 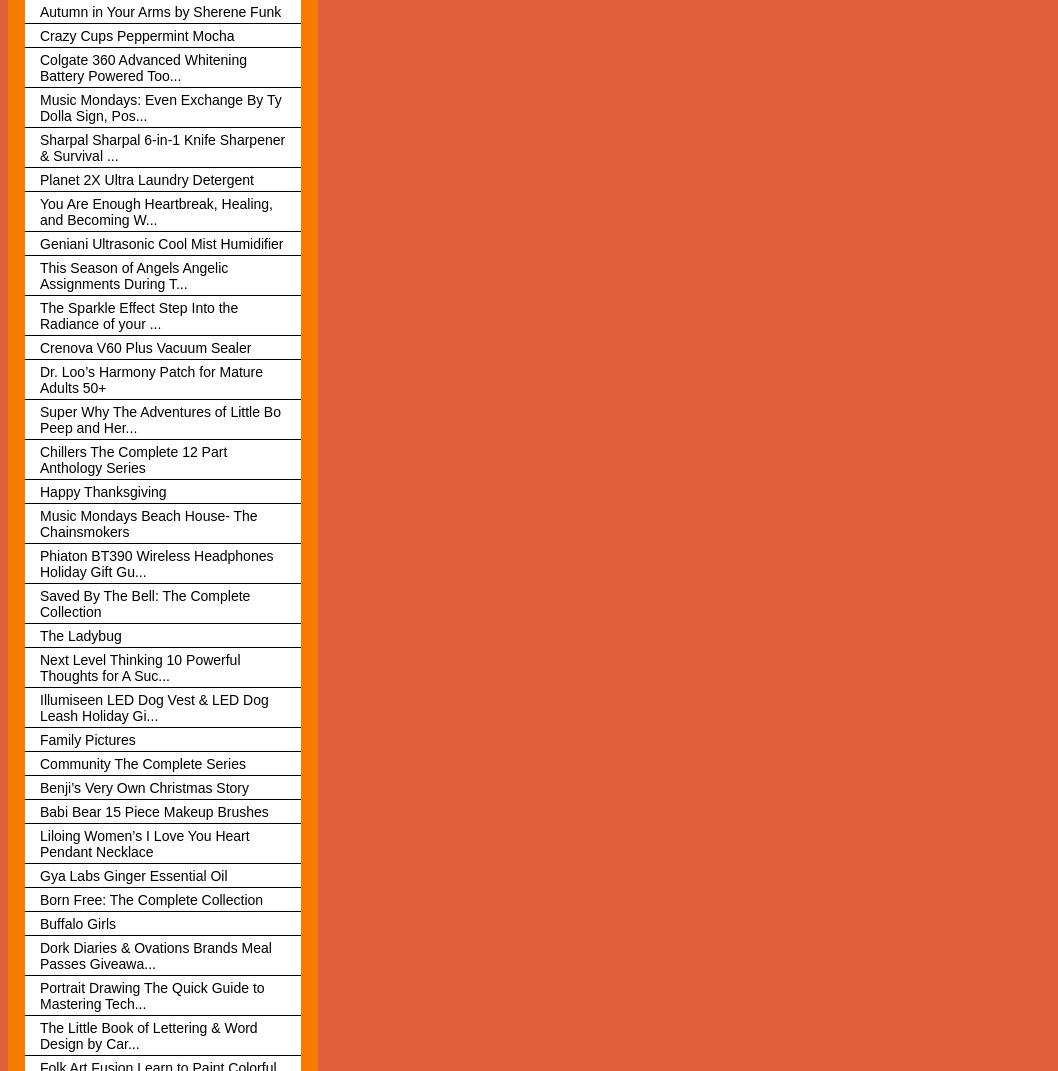 I want to click on 'Benji’s Very Own Christmas Story', so click(x=143, y=785).